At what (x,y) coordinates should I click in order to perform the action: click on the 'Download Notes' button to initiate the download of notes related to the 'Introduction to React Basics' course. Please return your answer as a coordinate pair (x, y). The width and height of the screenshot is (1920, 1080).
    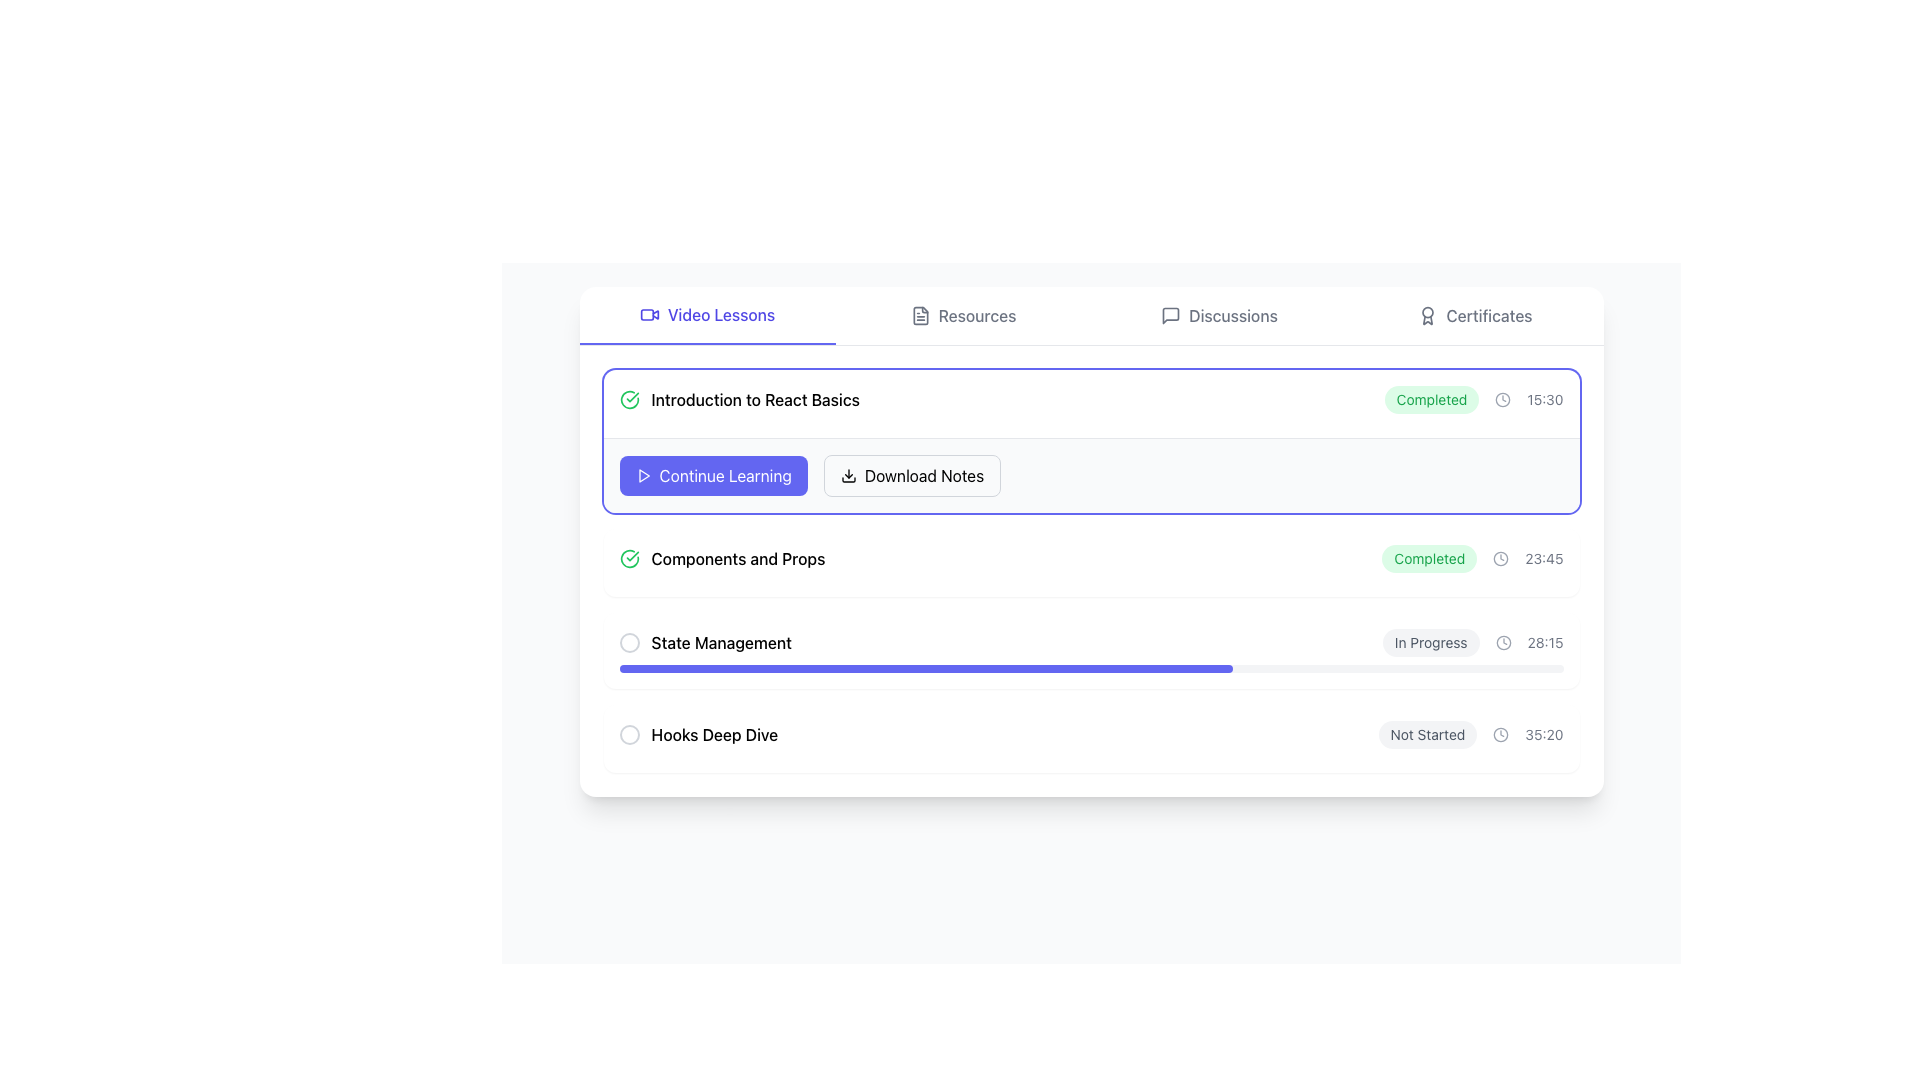
    Looking at the image, I should click on (911, 475).